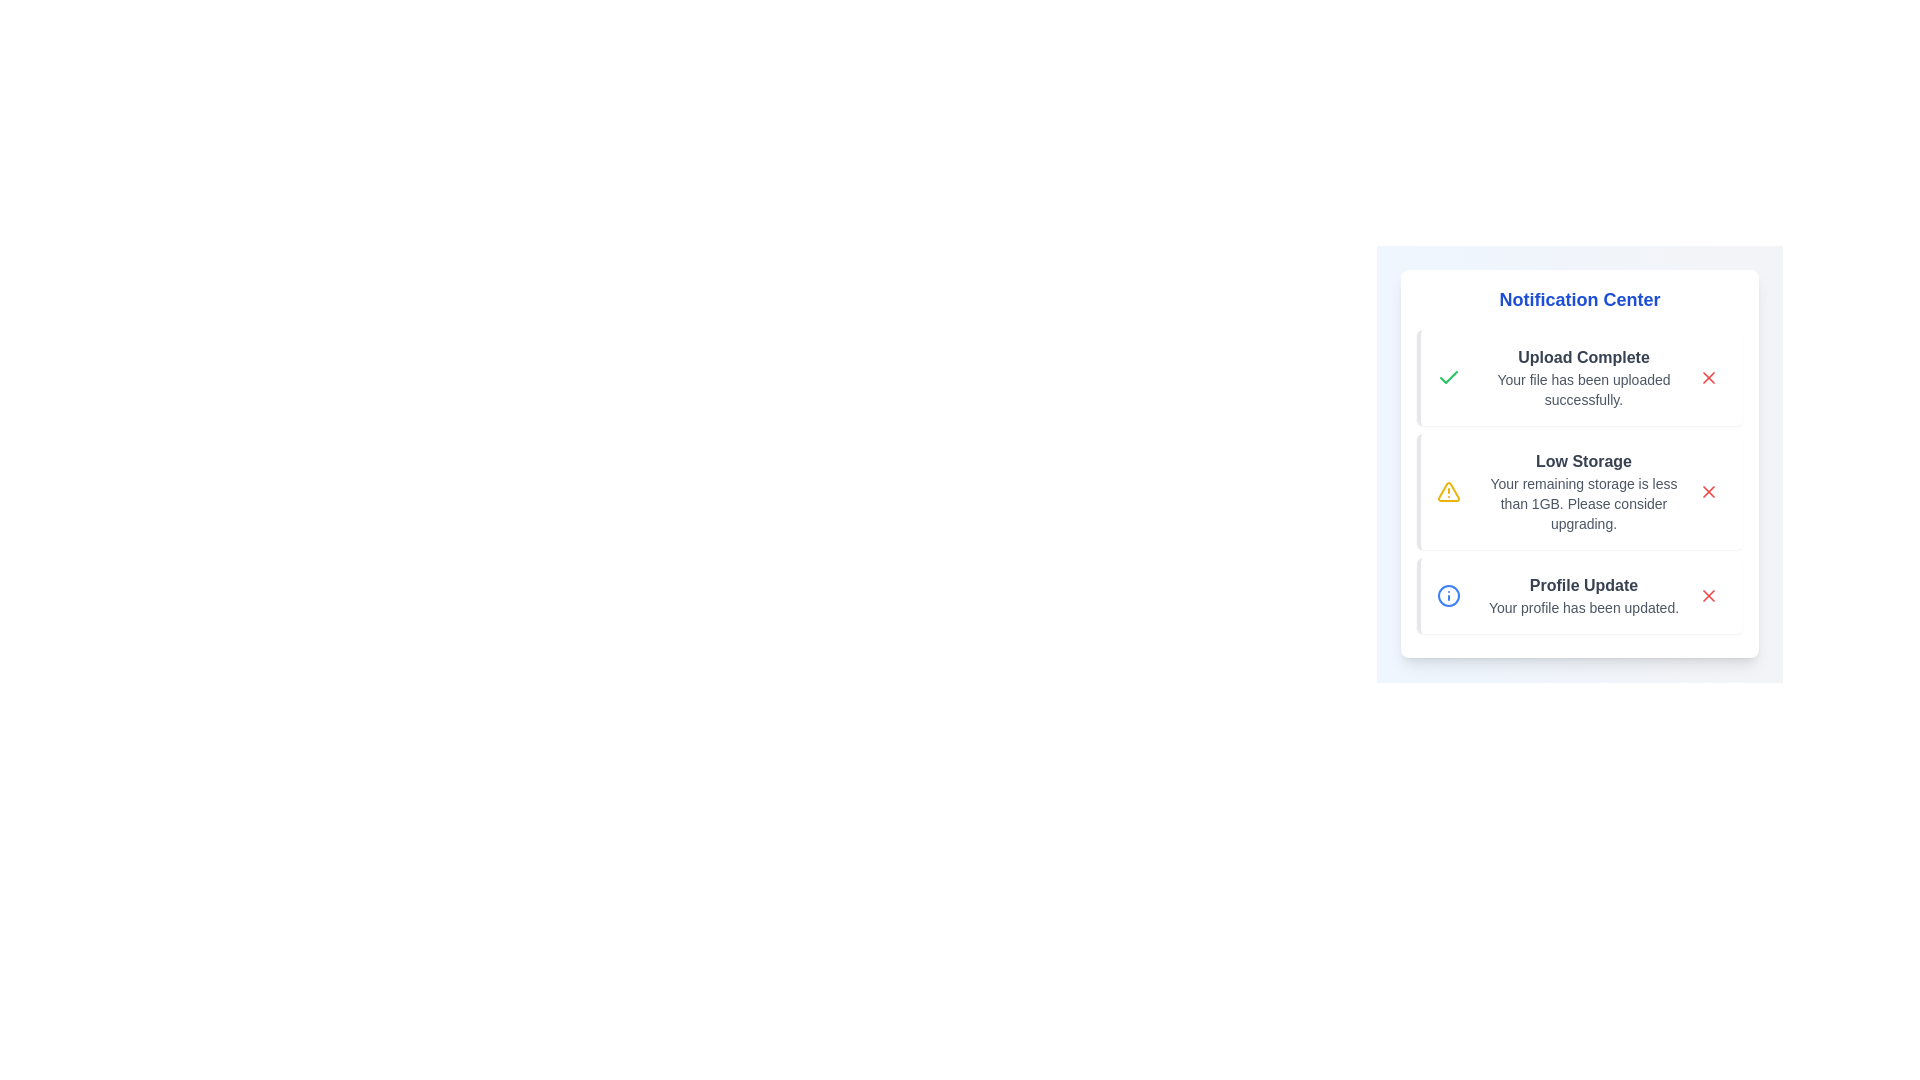  I want to click on the 'X' icon located in the 'Upload Complete' card section, so click(1707, 378).